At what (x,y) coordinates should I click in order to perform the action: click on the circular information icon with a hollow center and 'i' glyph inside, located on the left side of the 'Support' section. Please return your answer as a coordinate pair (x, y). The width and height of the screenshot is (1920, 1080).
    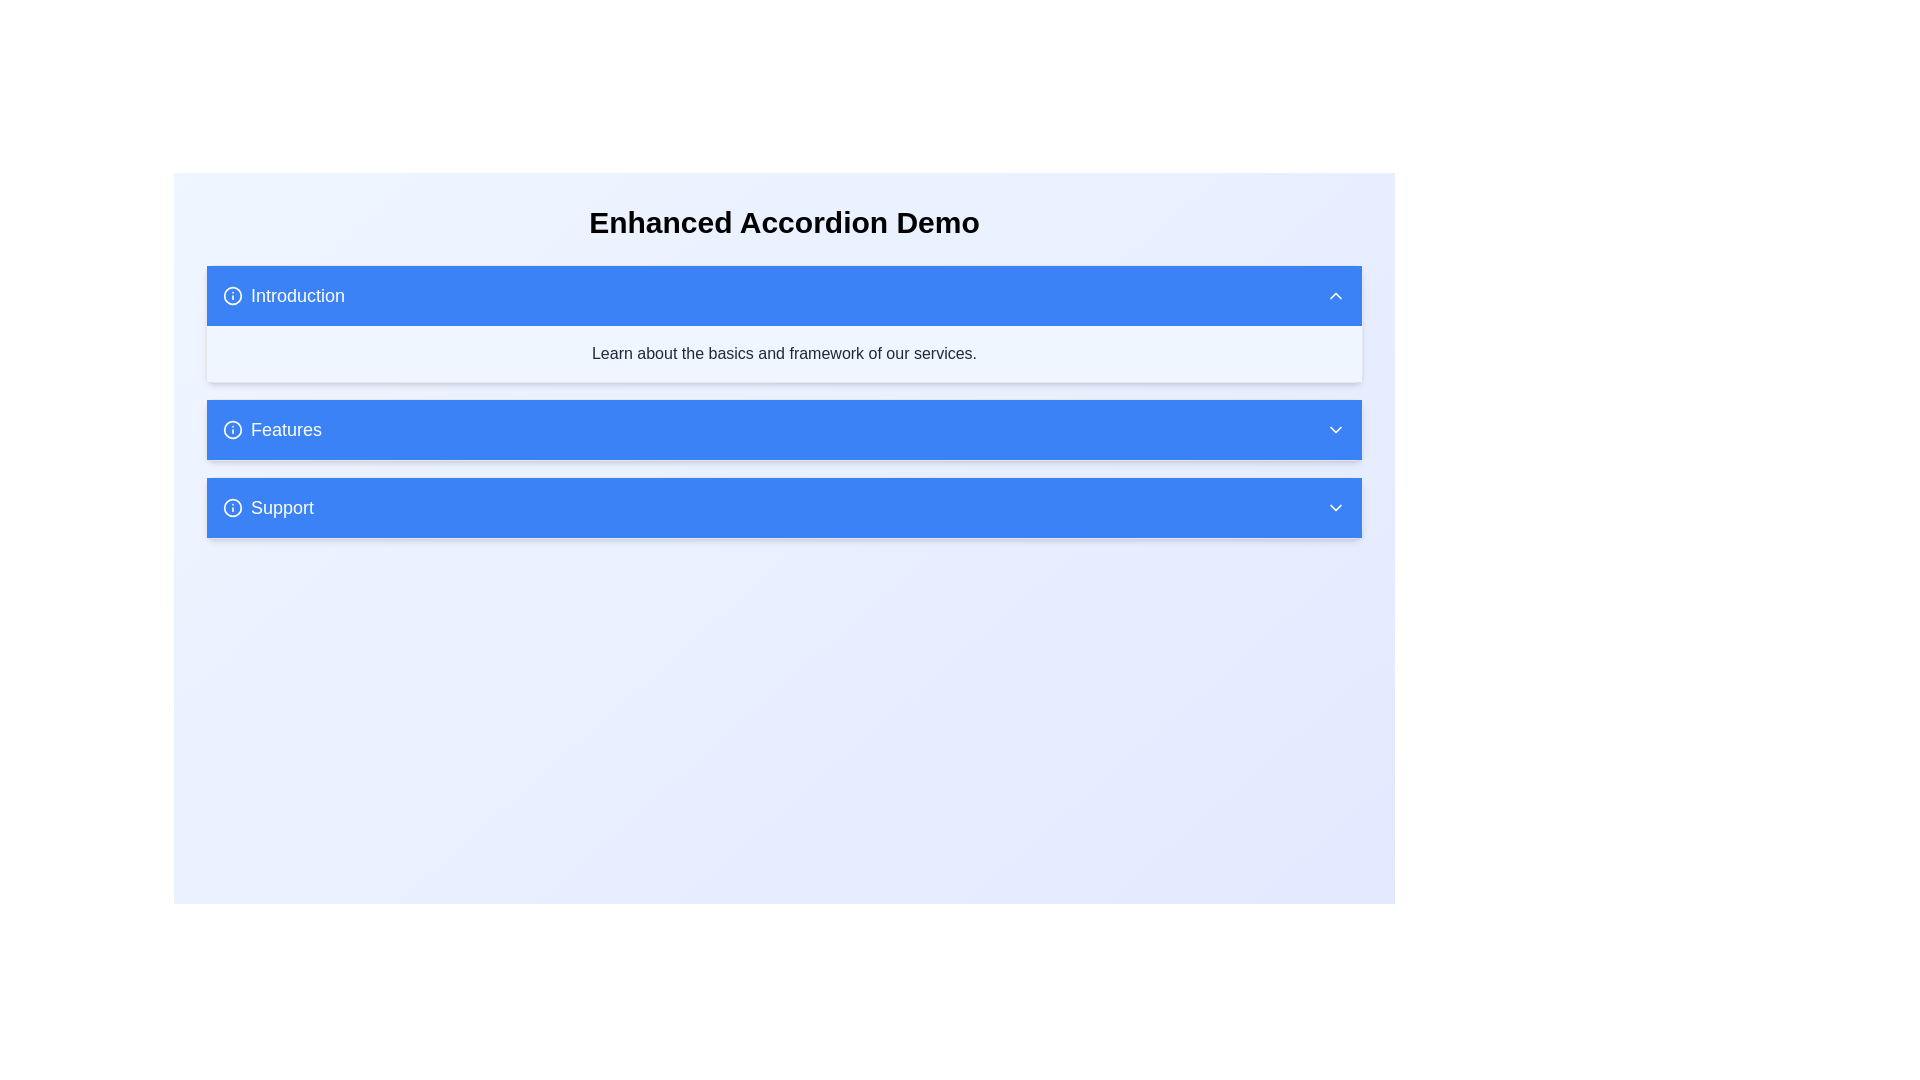
    Looking at the image, I should click on (233, 507).